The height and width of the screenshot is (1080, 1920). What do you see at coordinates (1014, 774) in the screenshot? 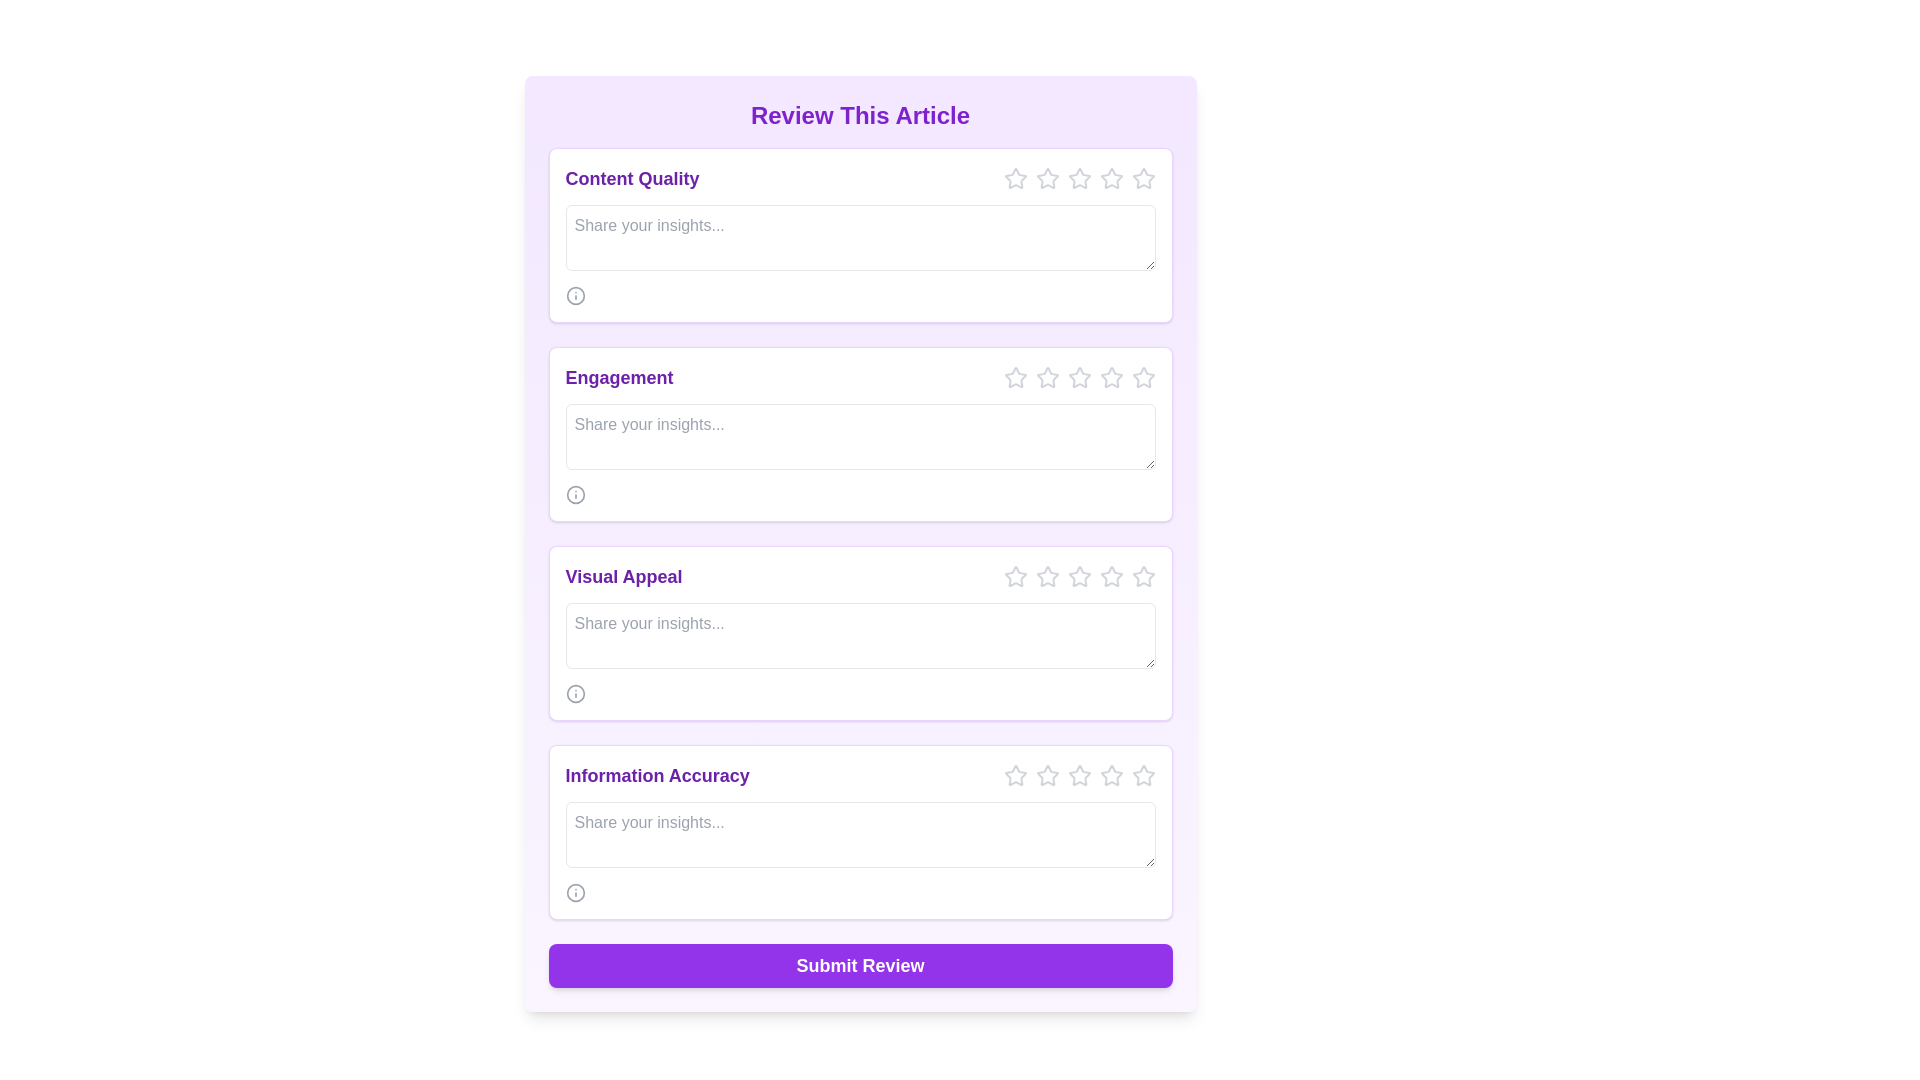
I see `the first star in the star rating row for the 'Information Accuracy' section` at bounding box center [1014, 774].